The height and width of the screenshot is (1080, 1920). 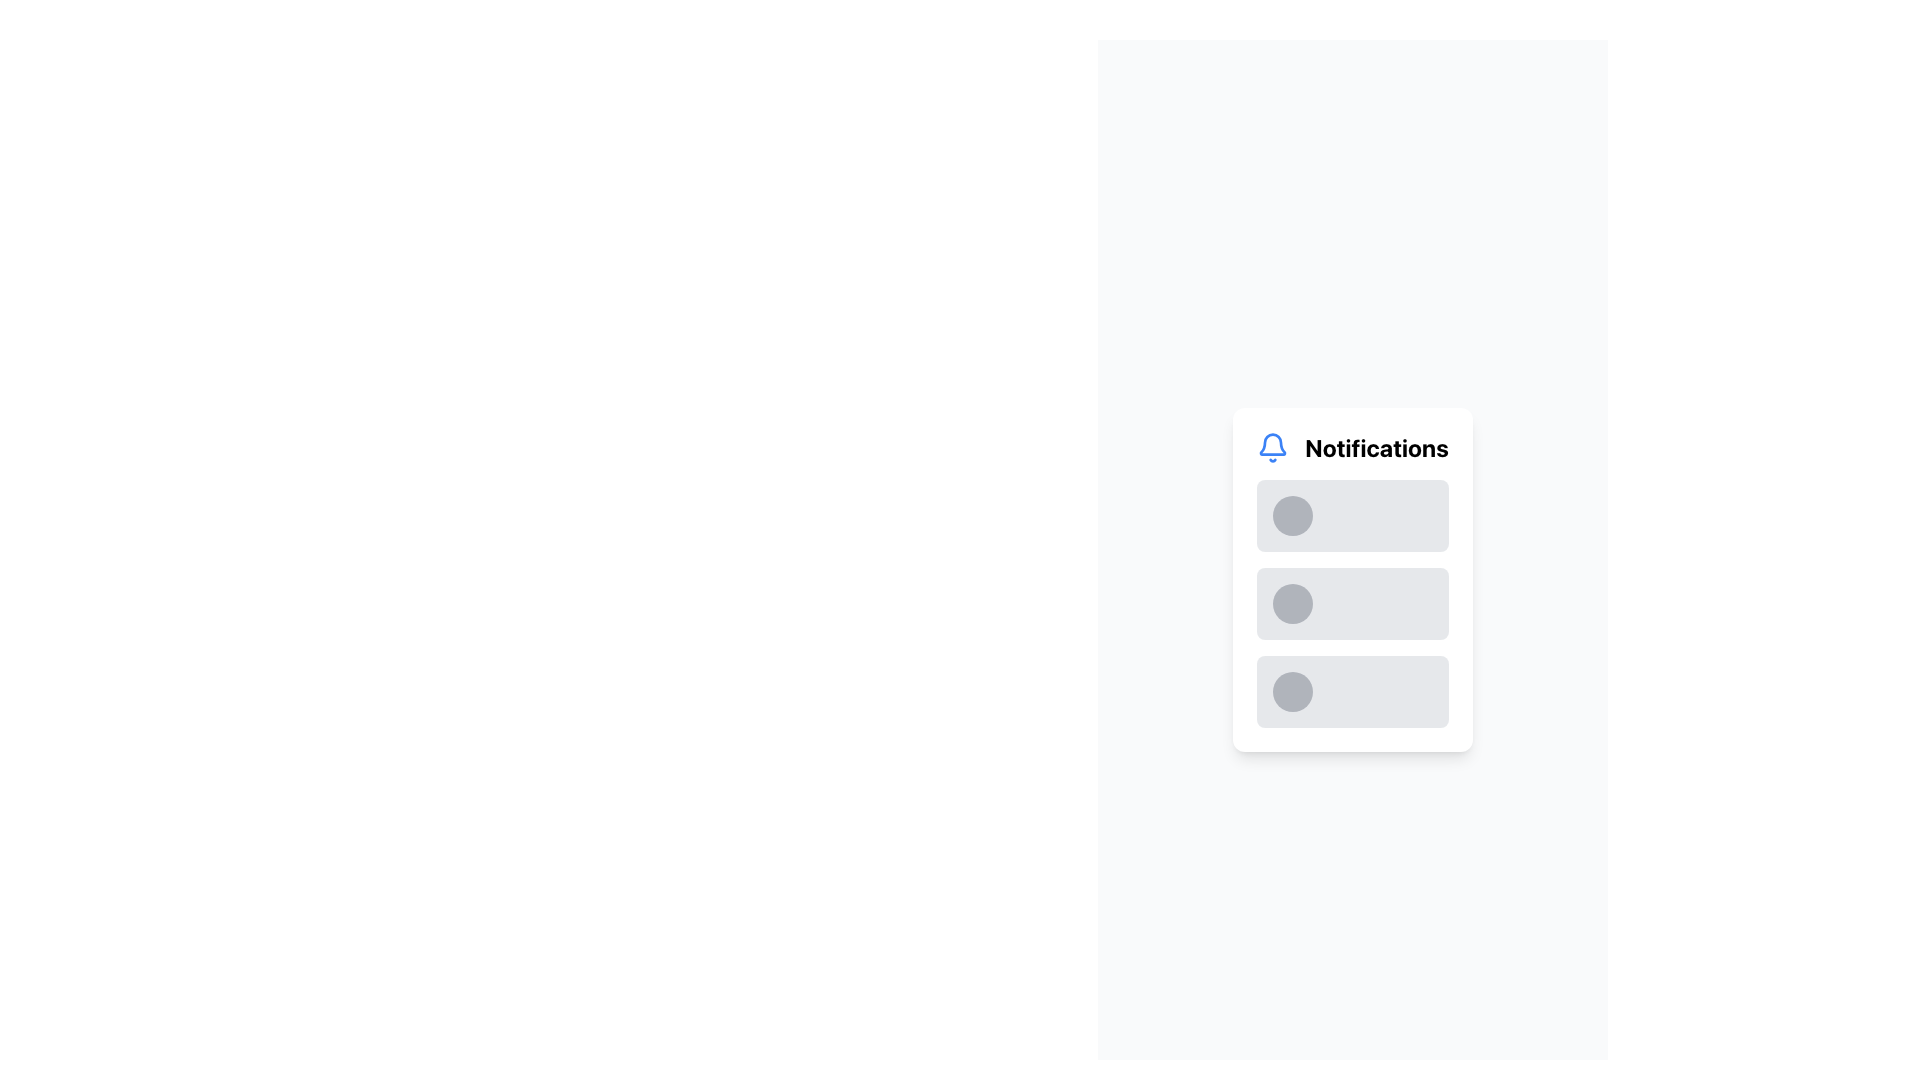 What do you see at coordinates (1353, 515) in the screenshot?
I see `the first Placeholder card in the notifications panel, which is a rectangular card with a gray background and rounded borders, located under the 'Notifications' title` at bounding box center [1353, 515].